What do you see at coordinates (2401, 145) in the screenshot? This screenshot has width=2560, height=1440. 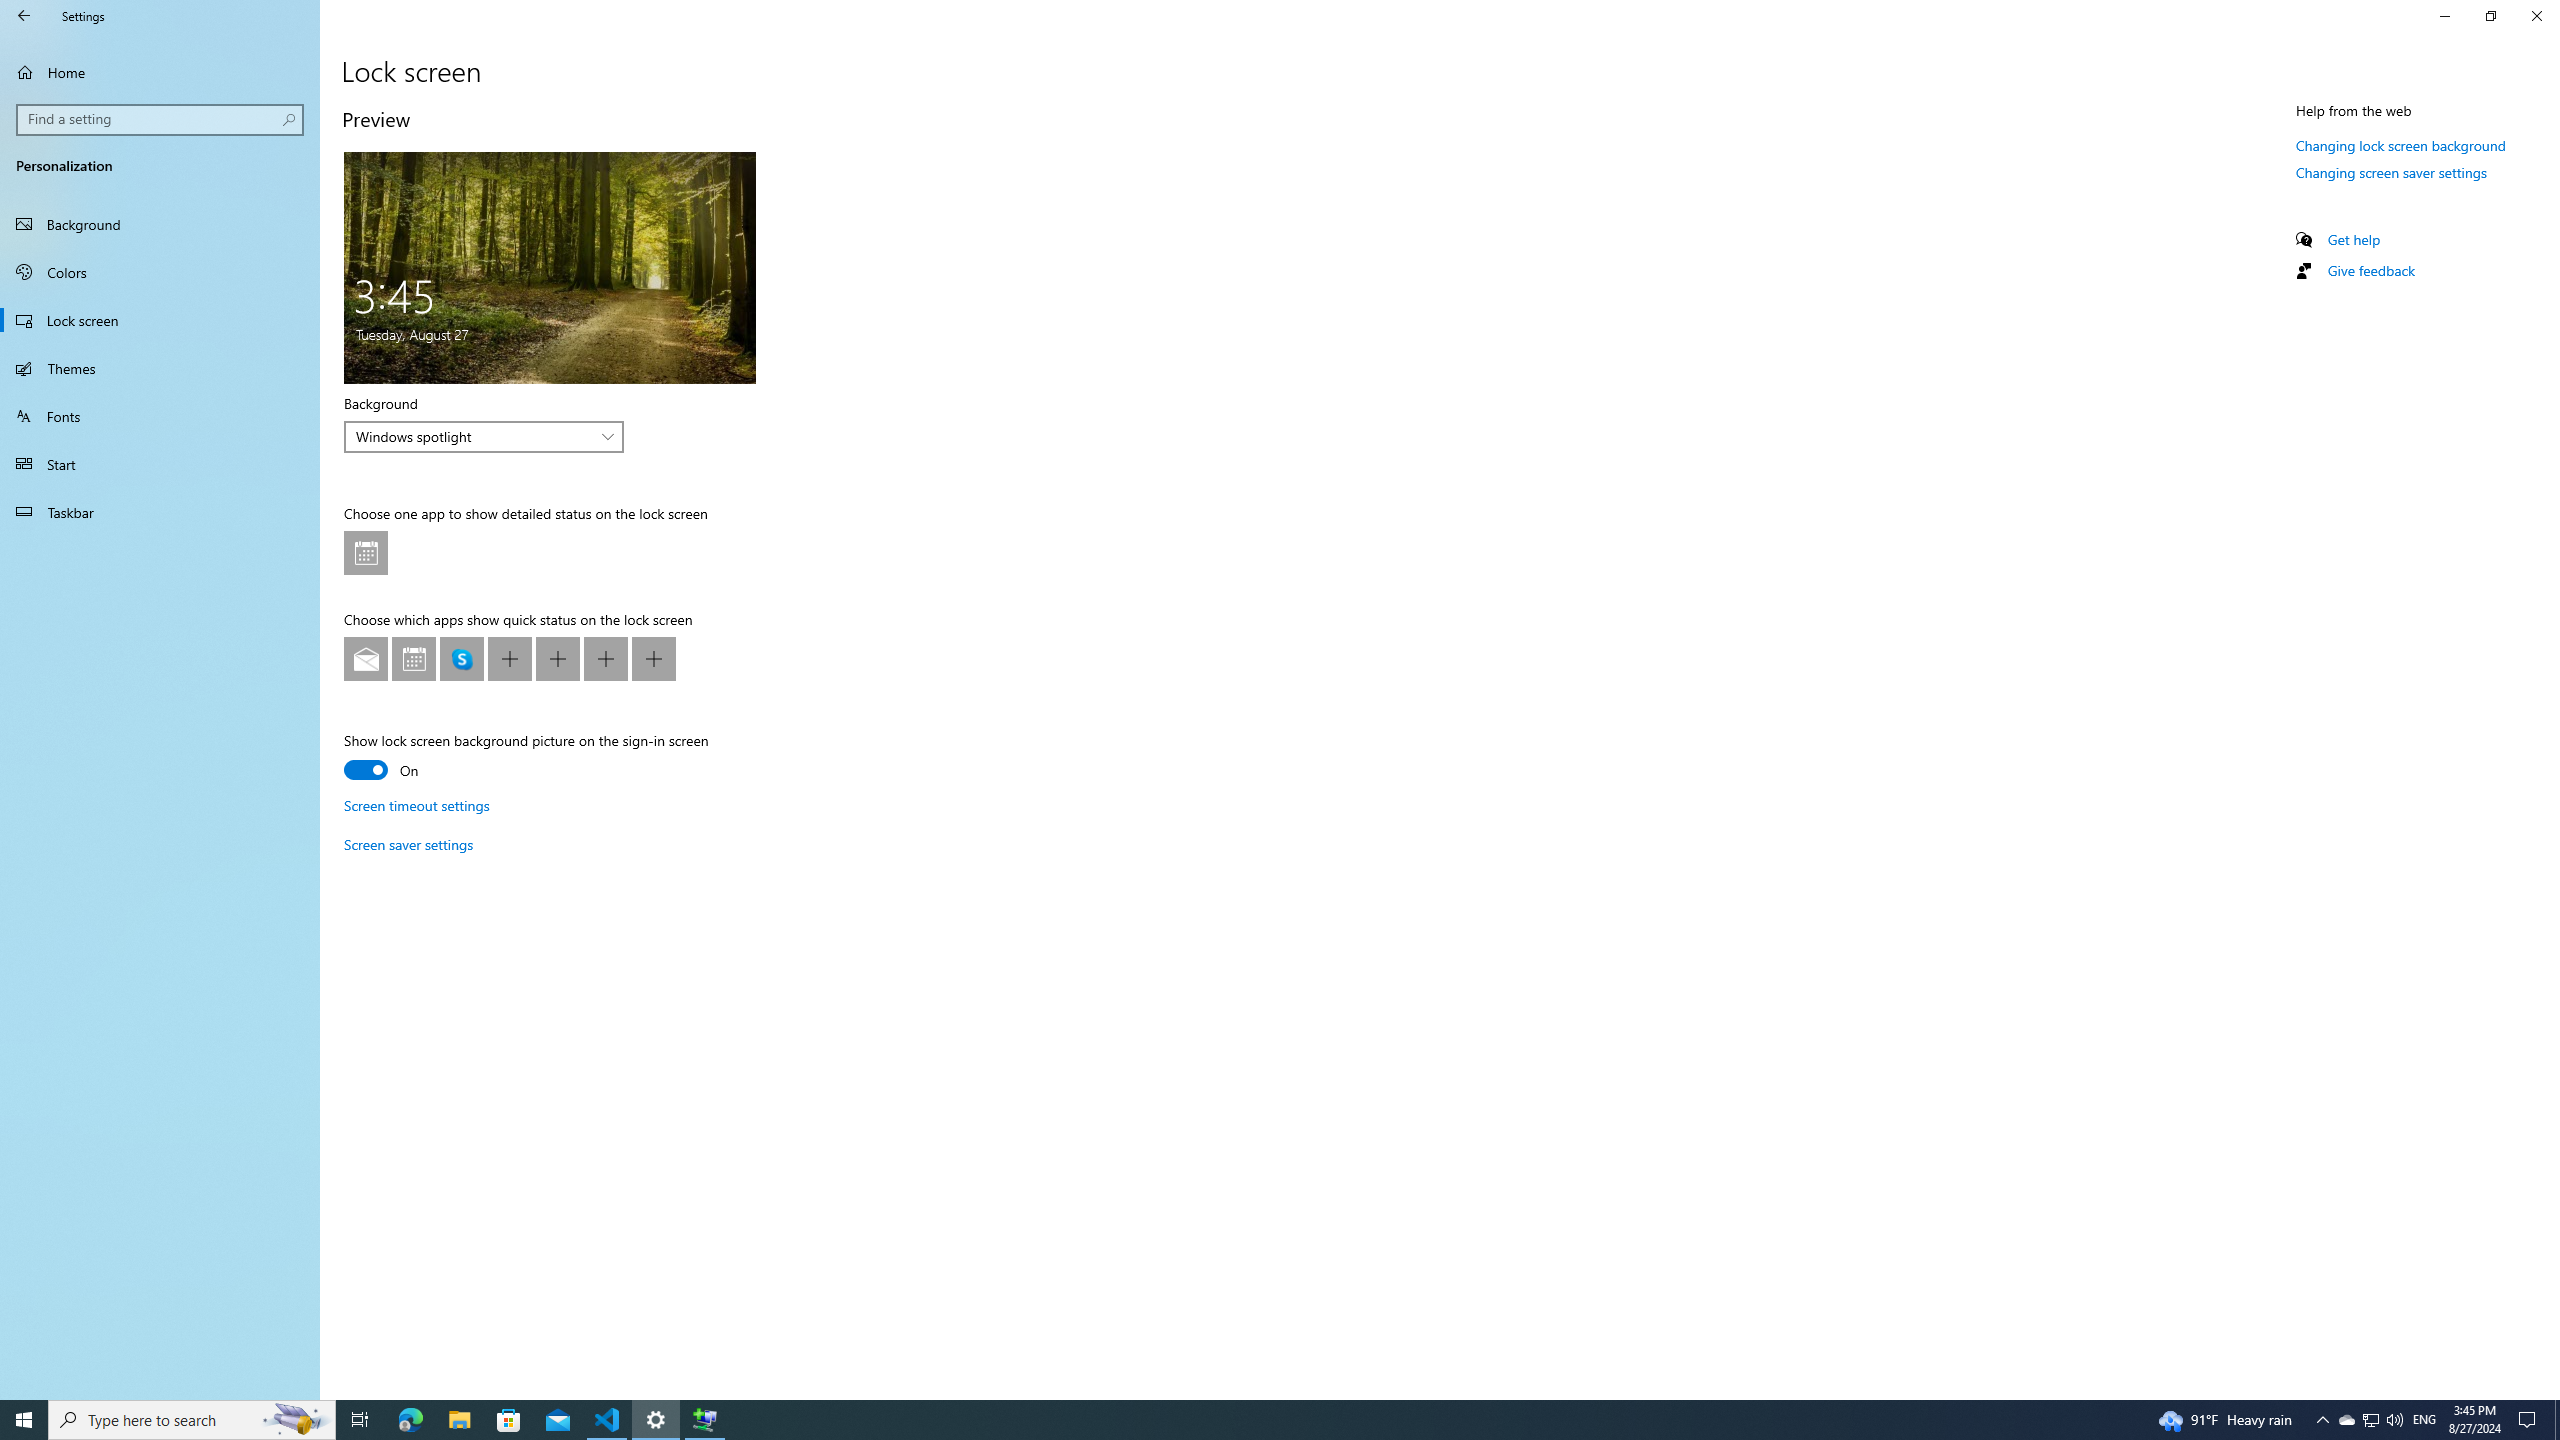 I see `'Changing lock screen background'` at bounding box center [2401, 145].